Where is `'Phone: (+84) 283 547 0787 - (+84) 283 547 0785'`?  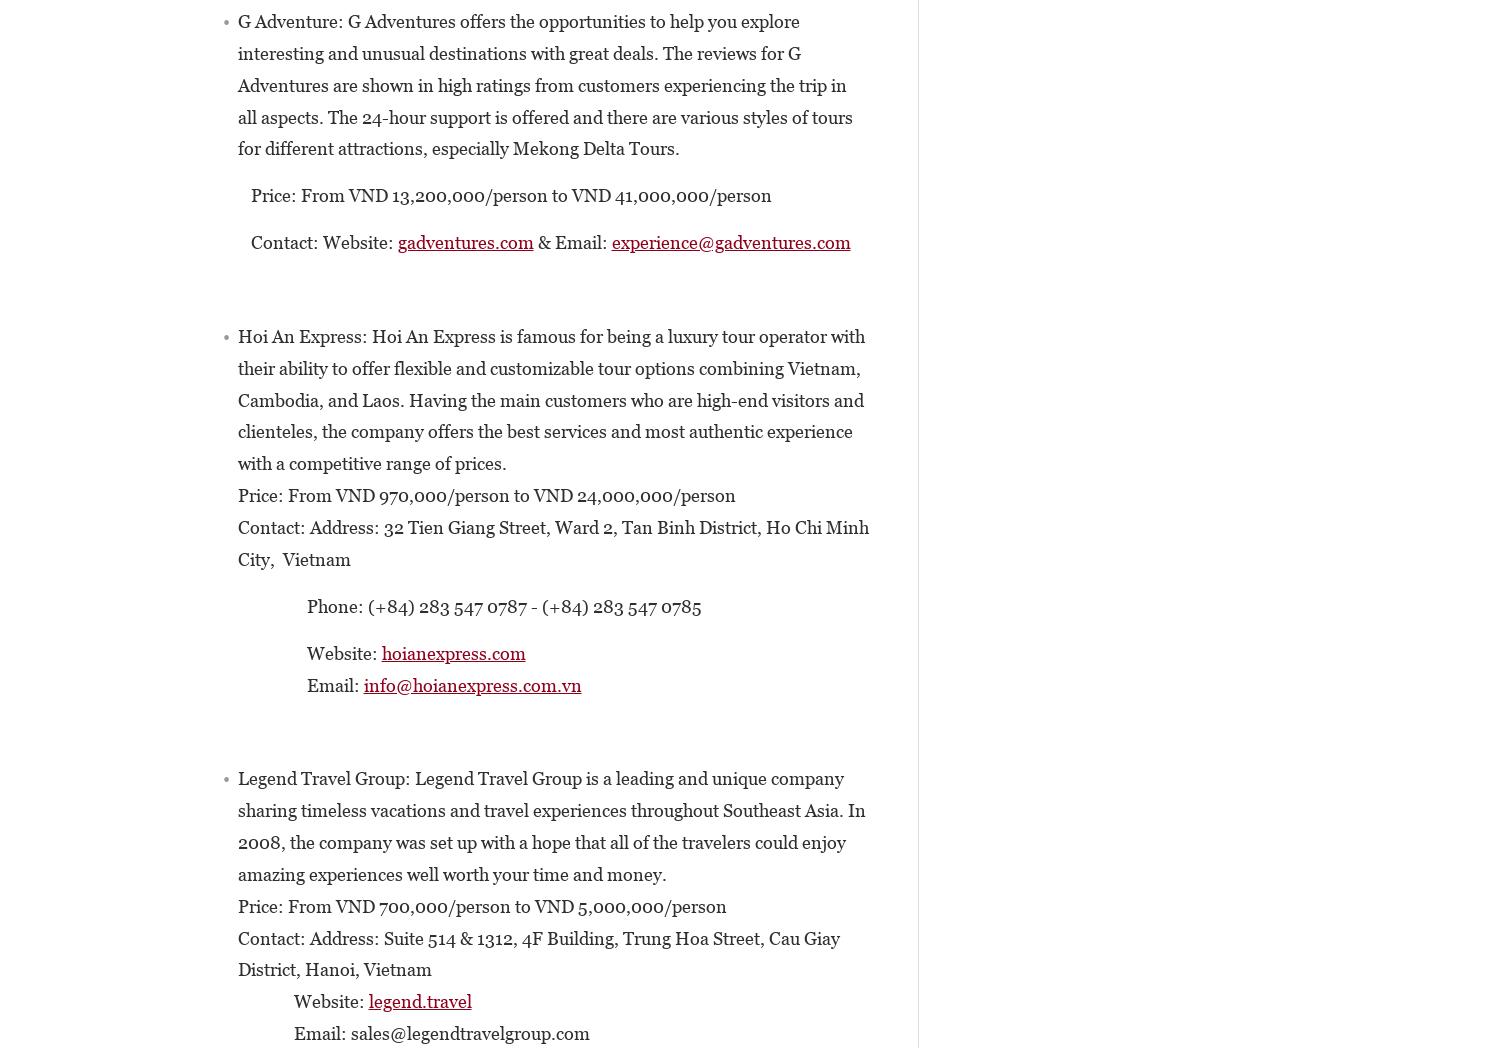
'Phone: (+84) 283 547 0787 - (+84) 283 547 0785' is located at coordinates (201, 605).